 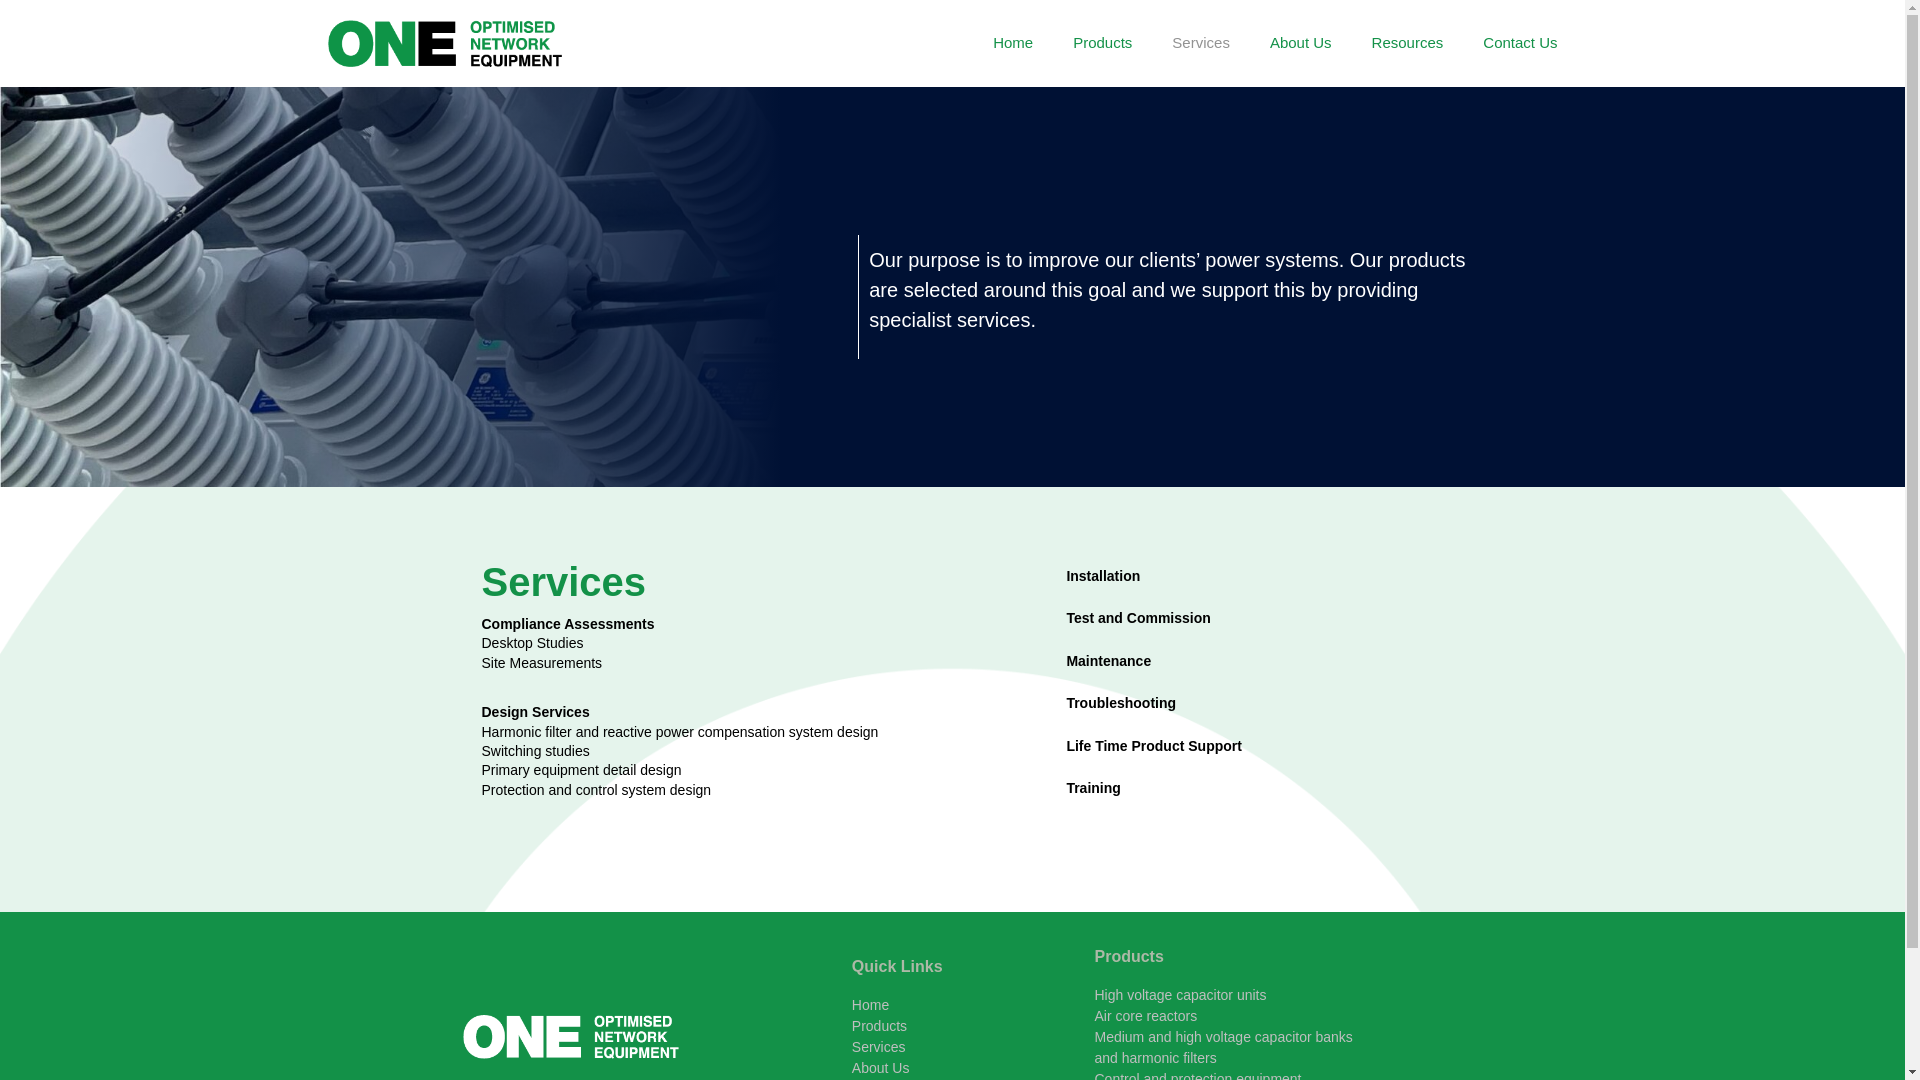 What do you see at coordinates (1180, 995) in the screenshot?
I see `'High voltage capacitor units'` at bounding box center [1180, 995].